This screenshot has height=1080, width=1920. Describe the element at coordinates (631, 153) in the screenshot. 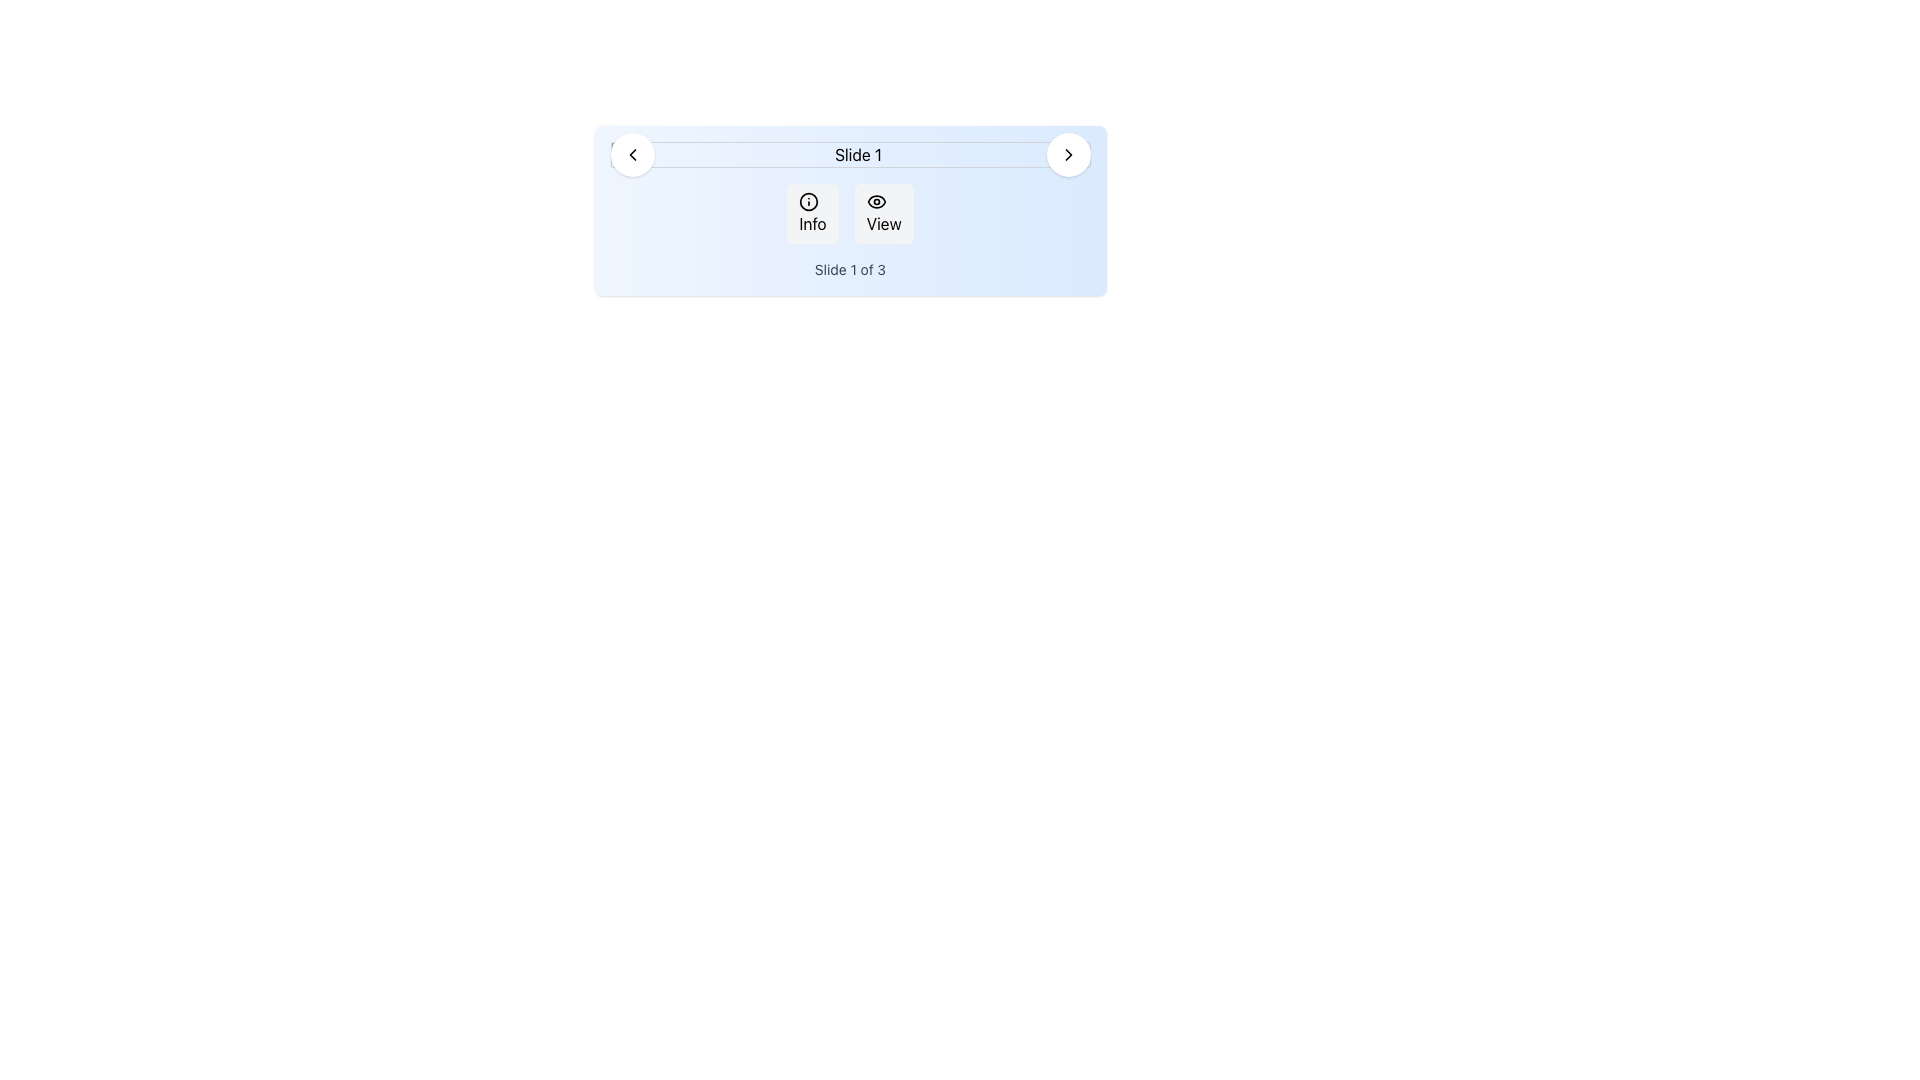

I see `the circular button with a left-pointing chevron icon in the center` at that location.